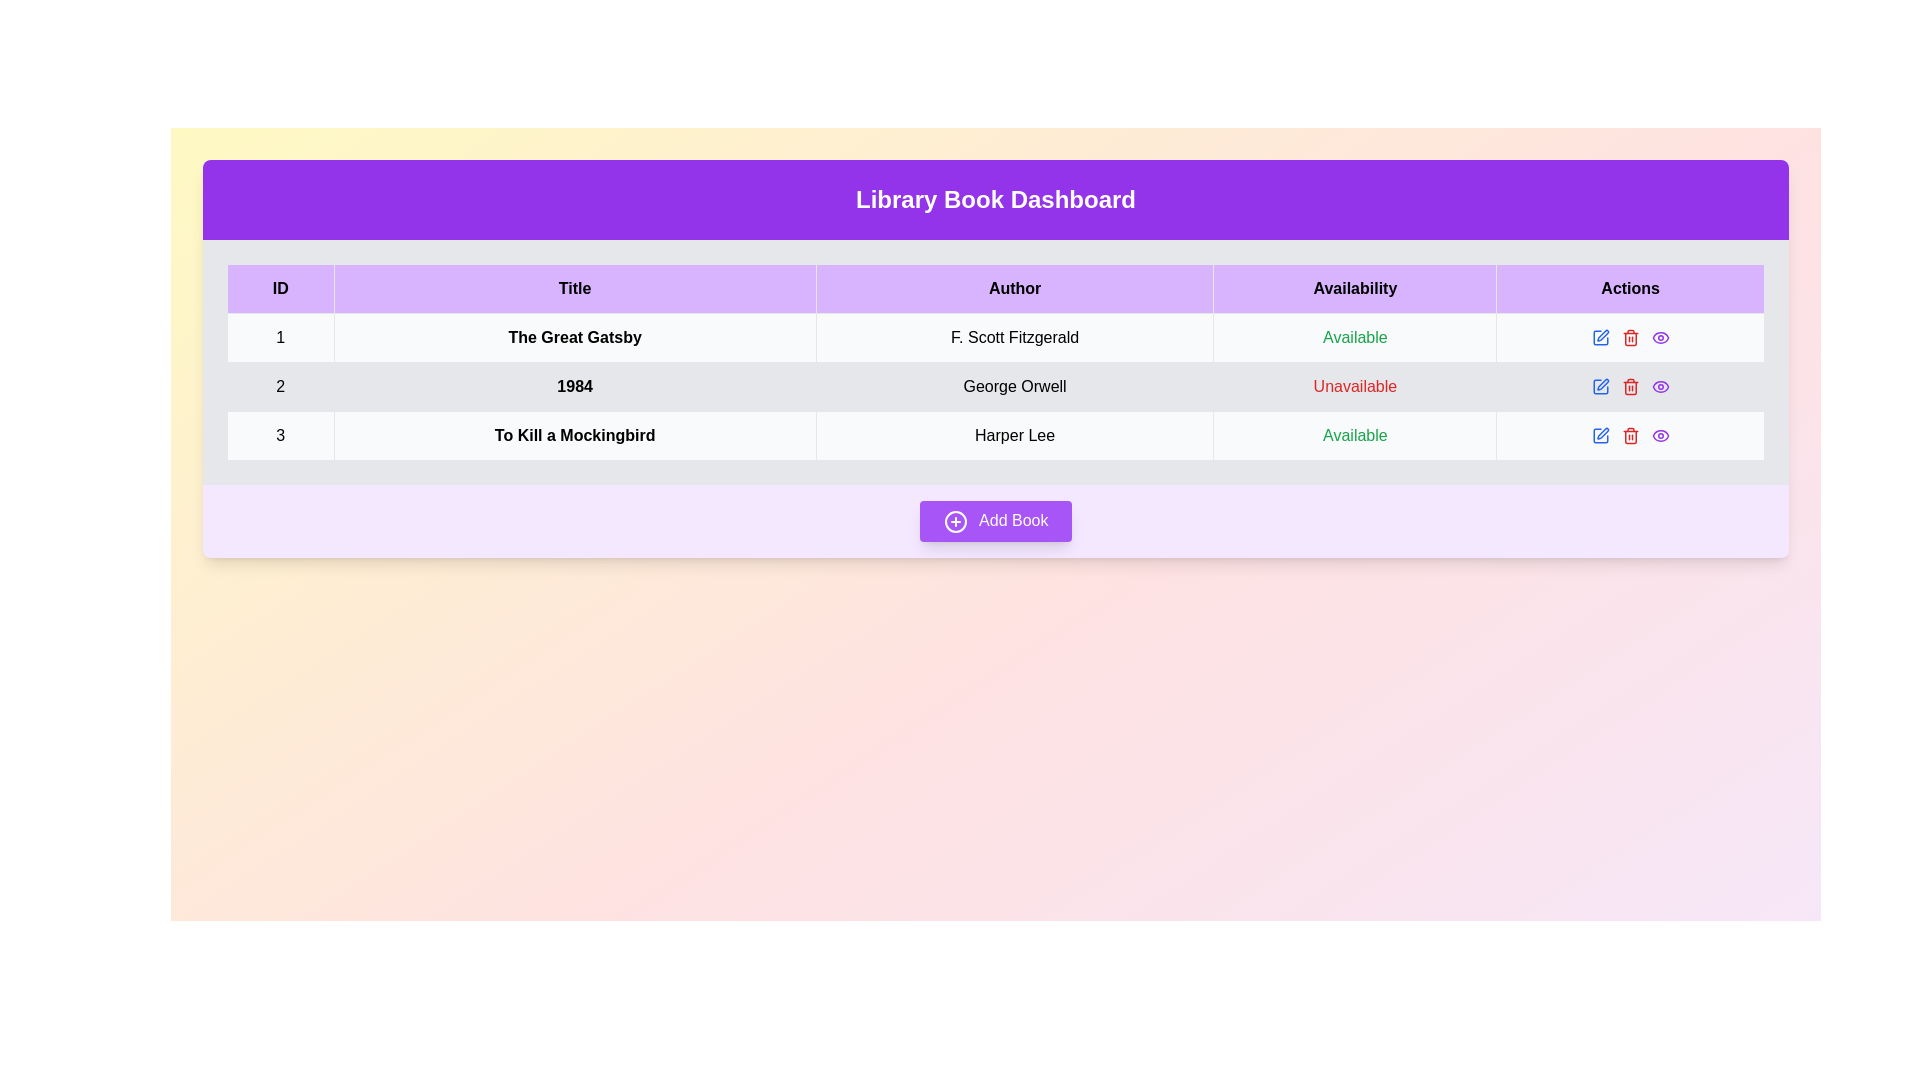  Describe the element at coordinates (1630, 337) in the screenshot. I see `the delete button for the book entry '1984' by George Orwell to initiate the delete action` at that location.